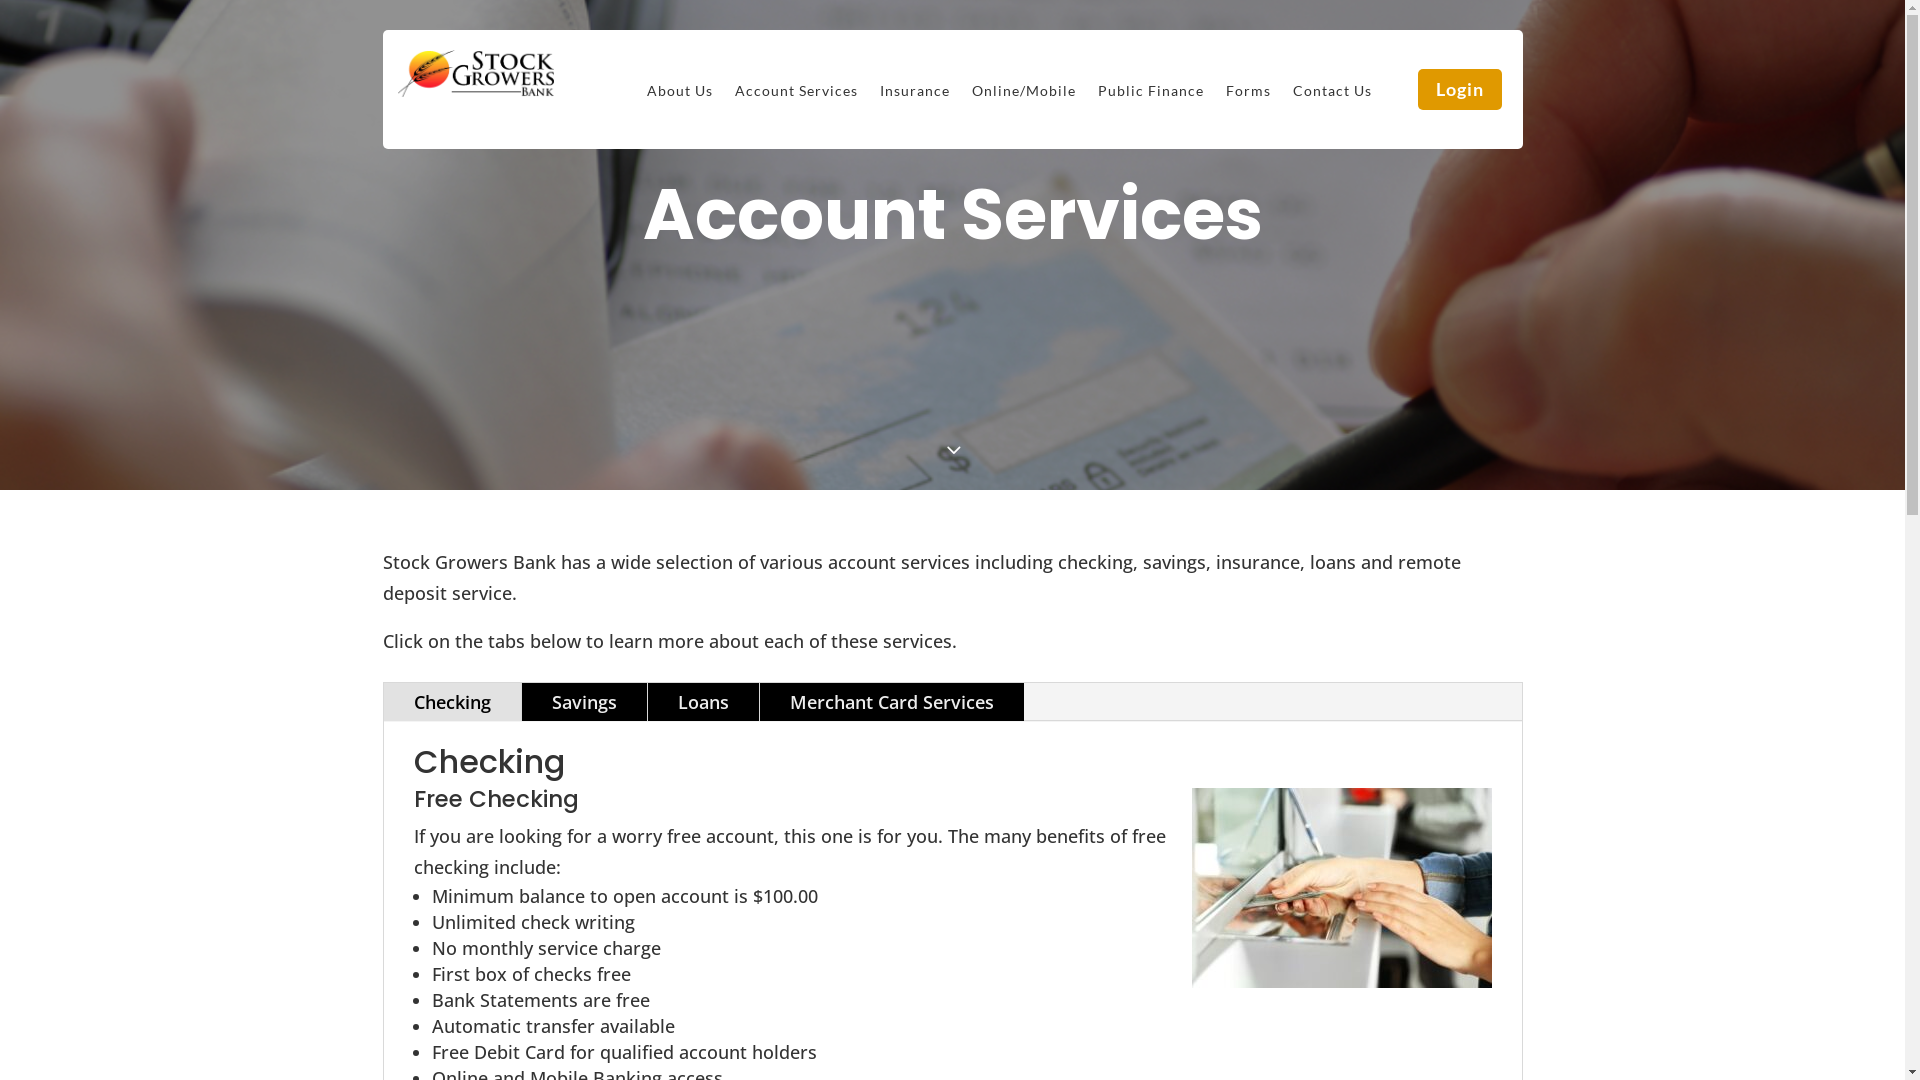 This screenshot has width=1920, height=1080. What do you see at coordinates (1332, 95) in the screenshot?
I see `'Contact Us'` at bounding box center [1332, 95].